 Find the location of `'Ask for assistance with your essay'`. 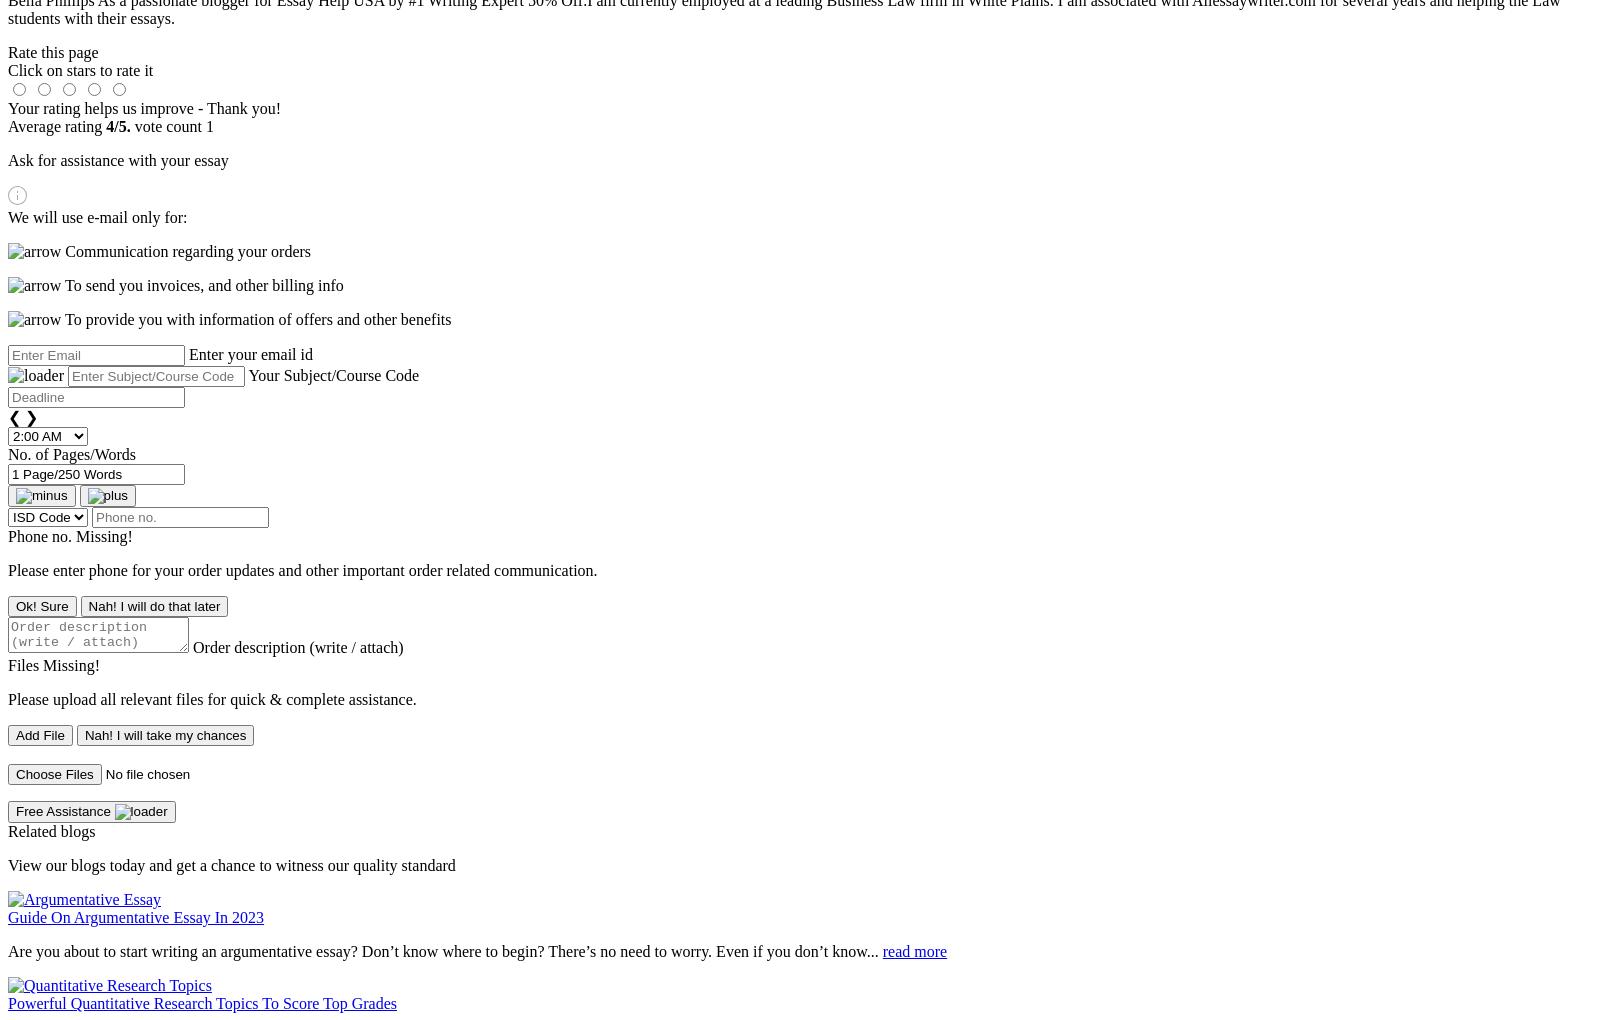

'Ask for assistance with your essay' is located at coordinates (7, 160).